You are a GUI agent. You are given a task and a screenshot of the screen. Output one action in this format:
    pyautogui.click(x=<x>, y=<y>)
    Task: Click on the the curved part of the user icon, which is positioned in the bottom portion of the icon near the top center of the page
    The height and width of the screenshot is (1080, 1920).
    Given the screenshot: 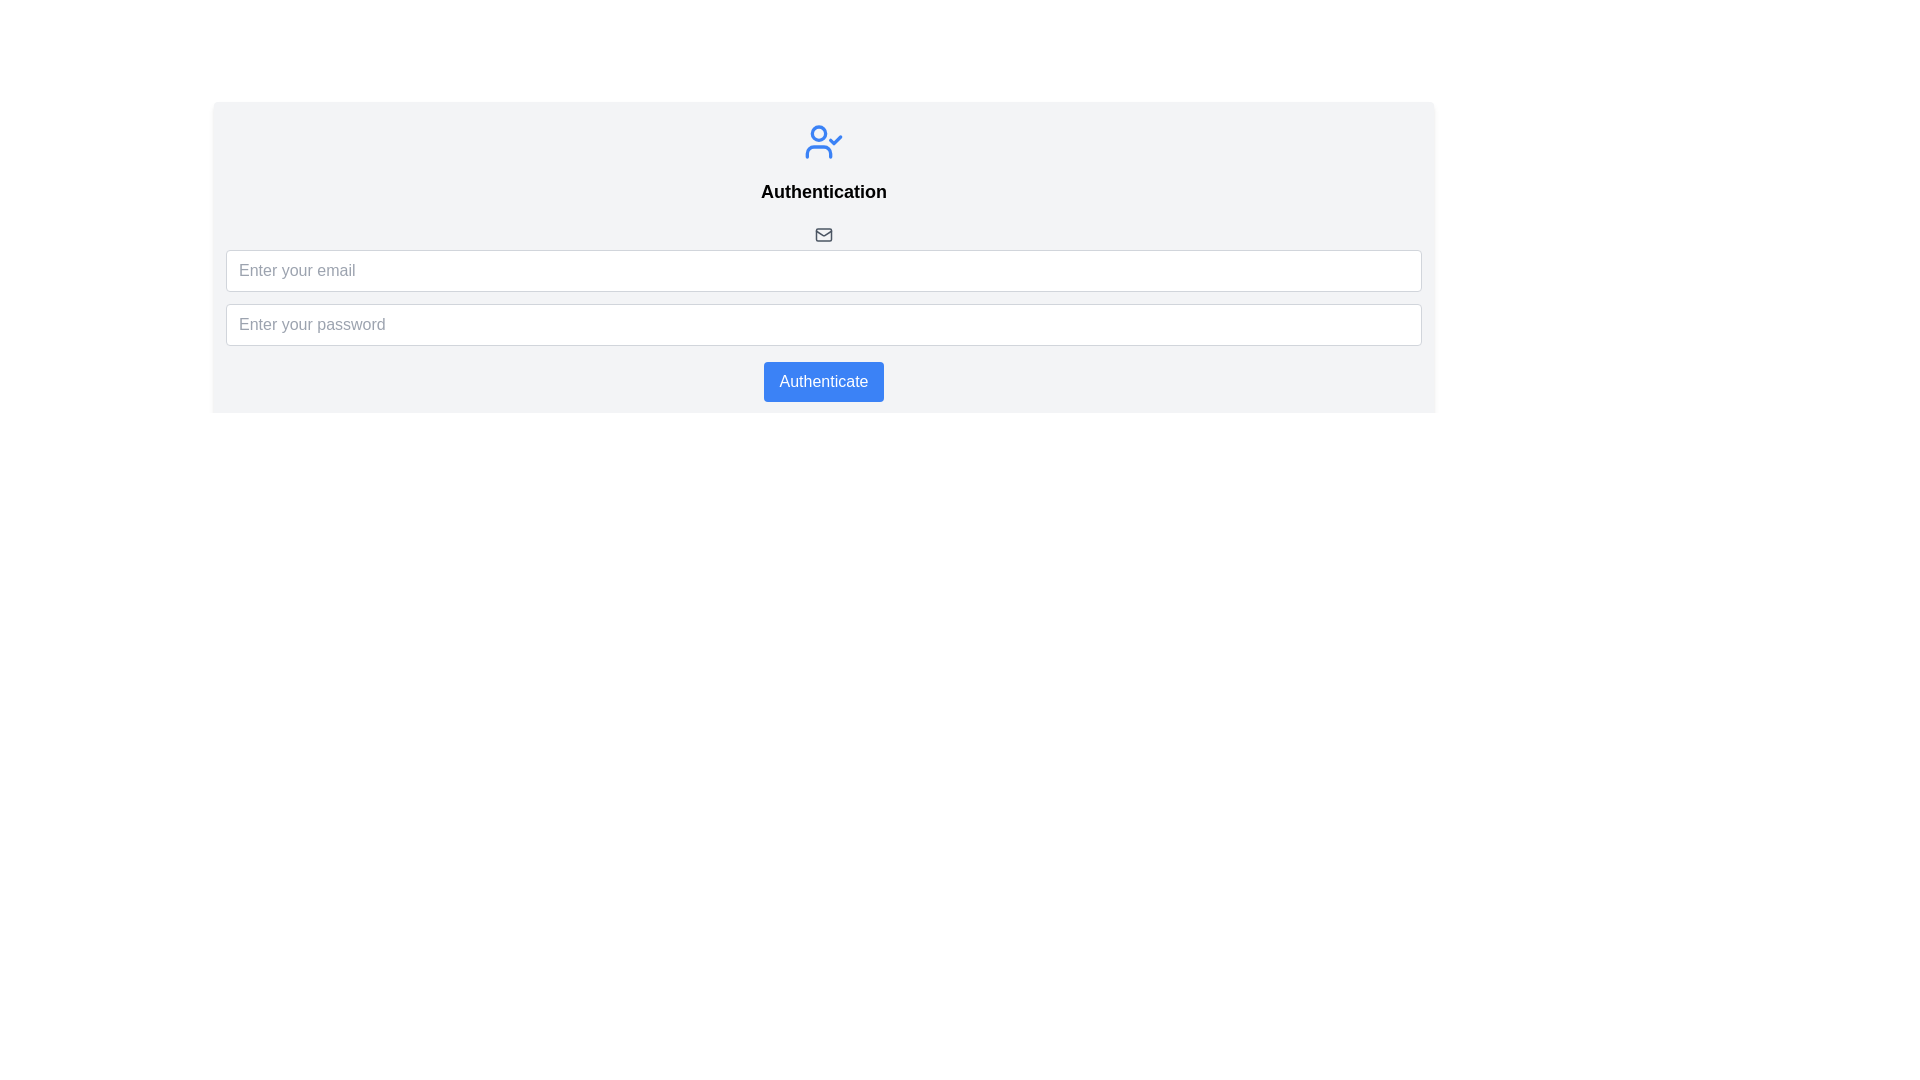 What is the action you would take?
    pyautogui.click(x=819, y=150)
    